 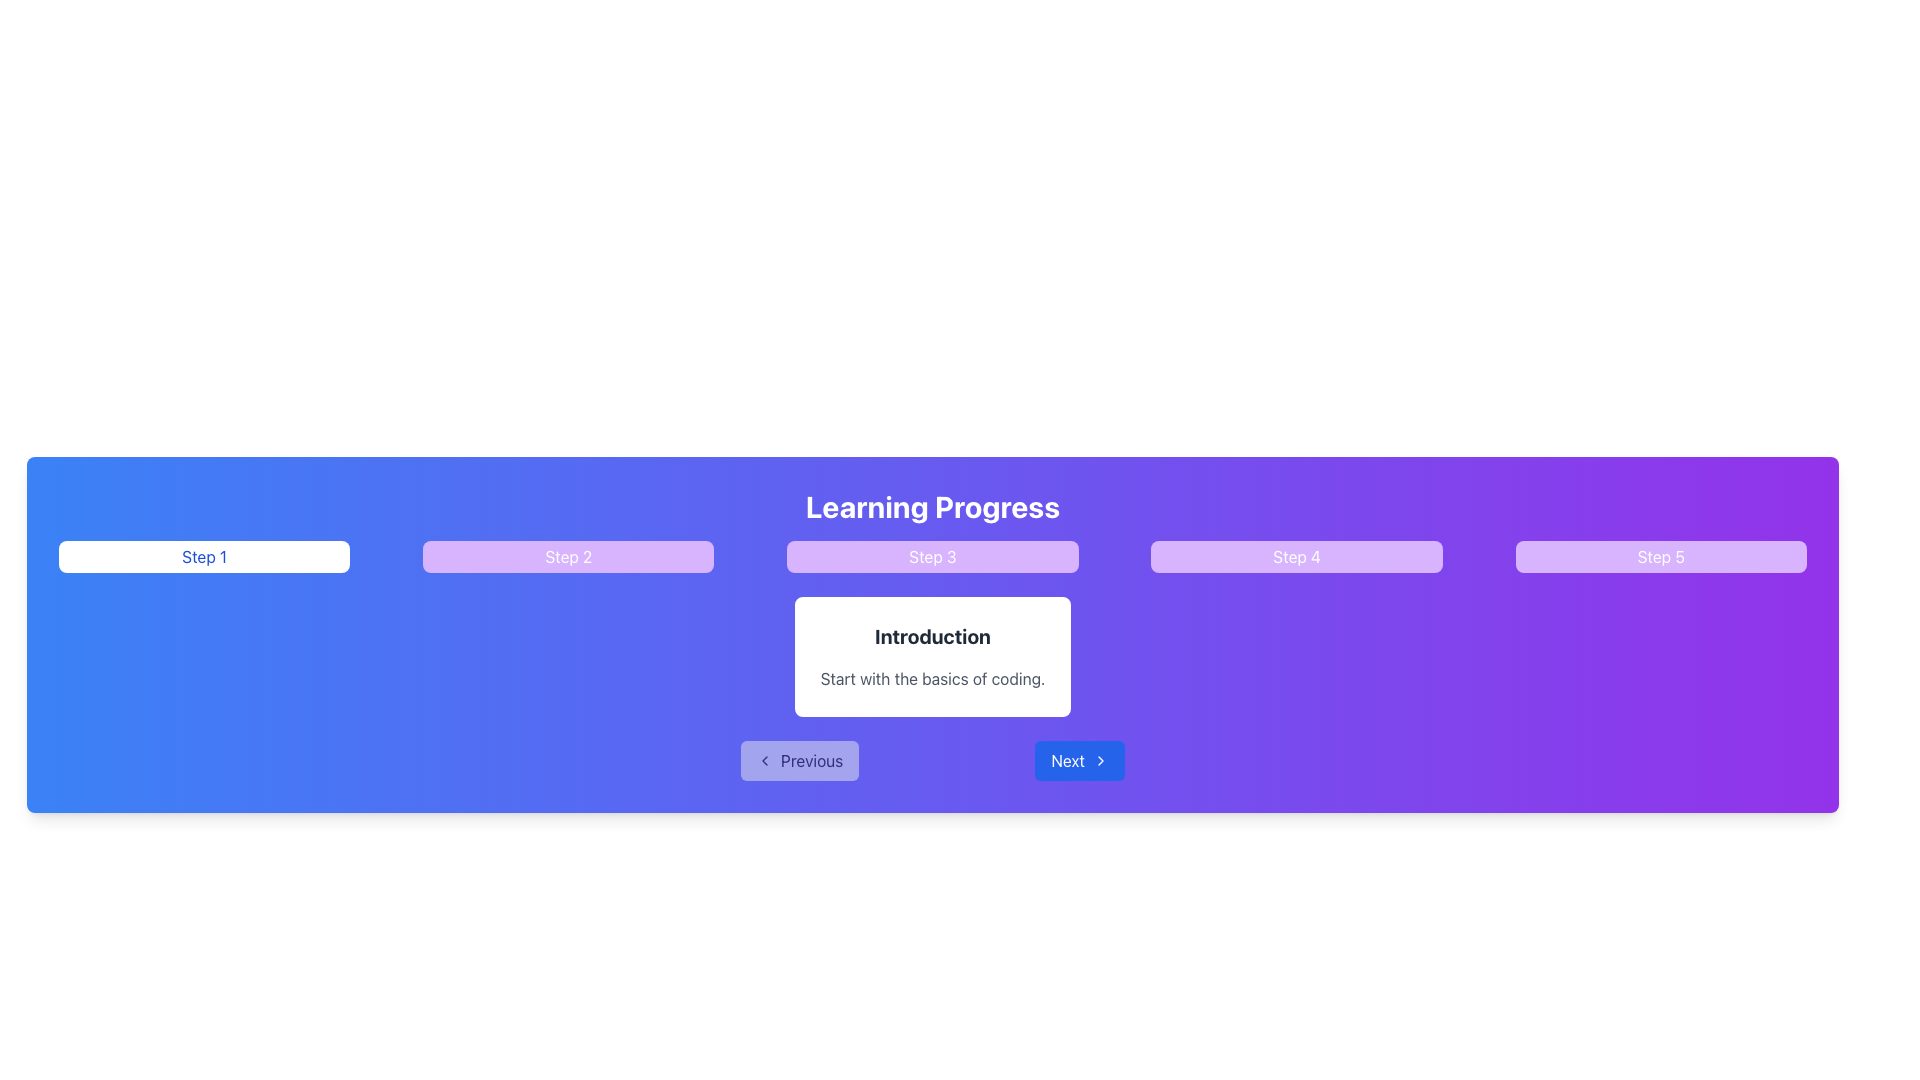 I want to click on the fifth button in the 'Learning Progress' bar, so click(x=1661, y=556).